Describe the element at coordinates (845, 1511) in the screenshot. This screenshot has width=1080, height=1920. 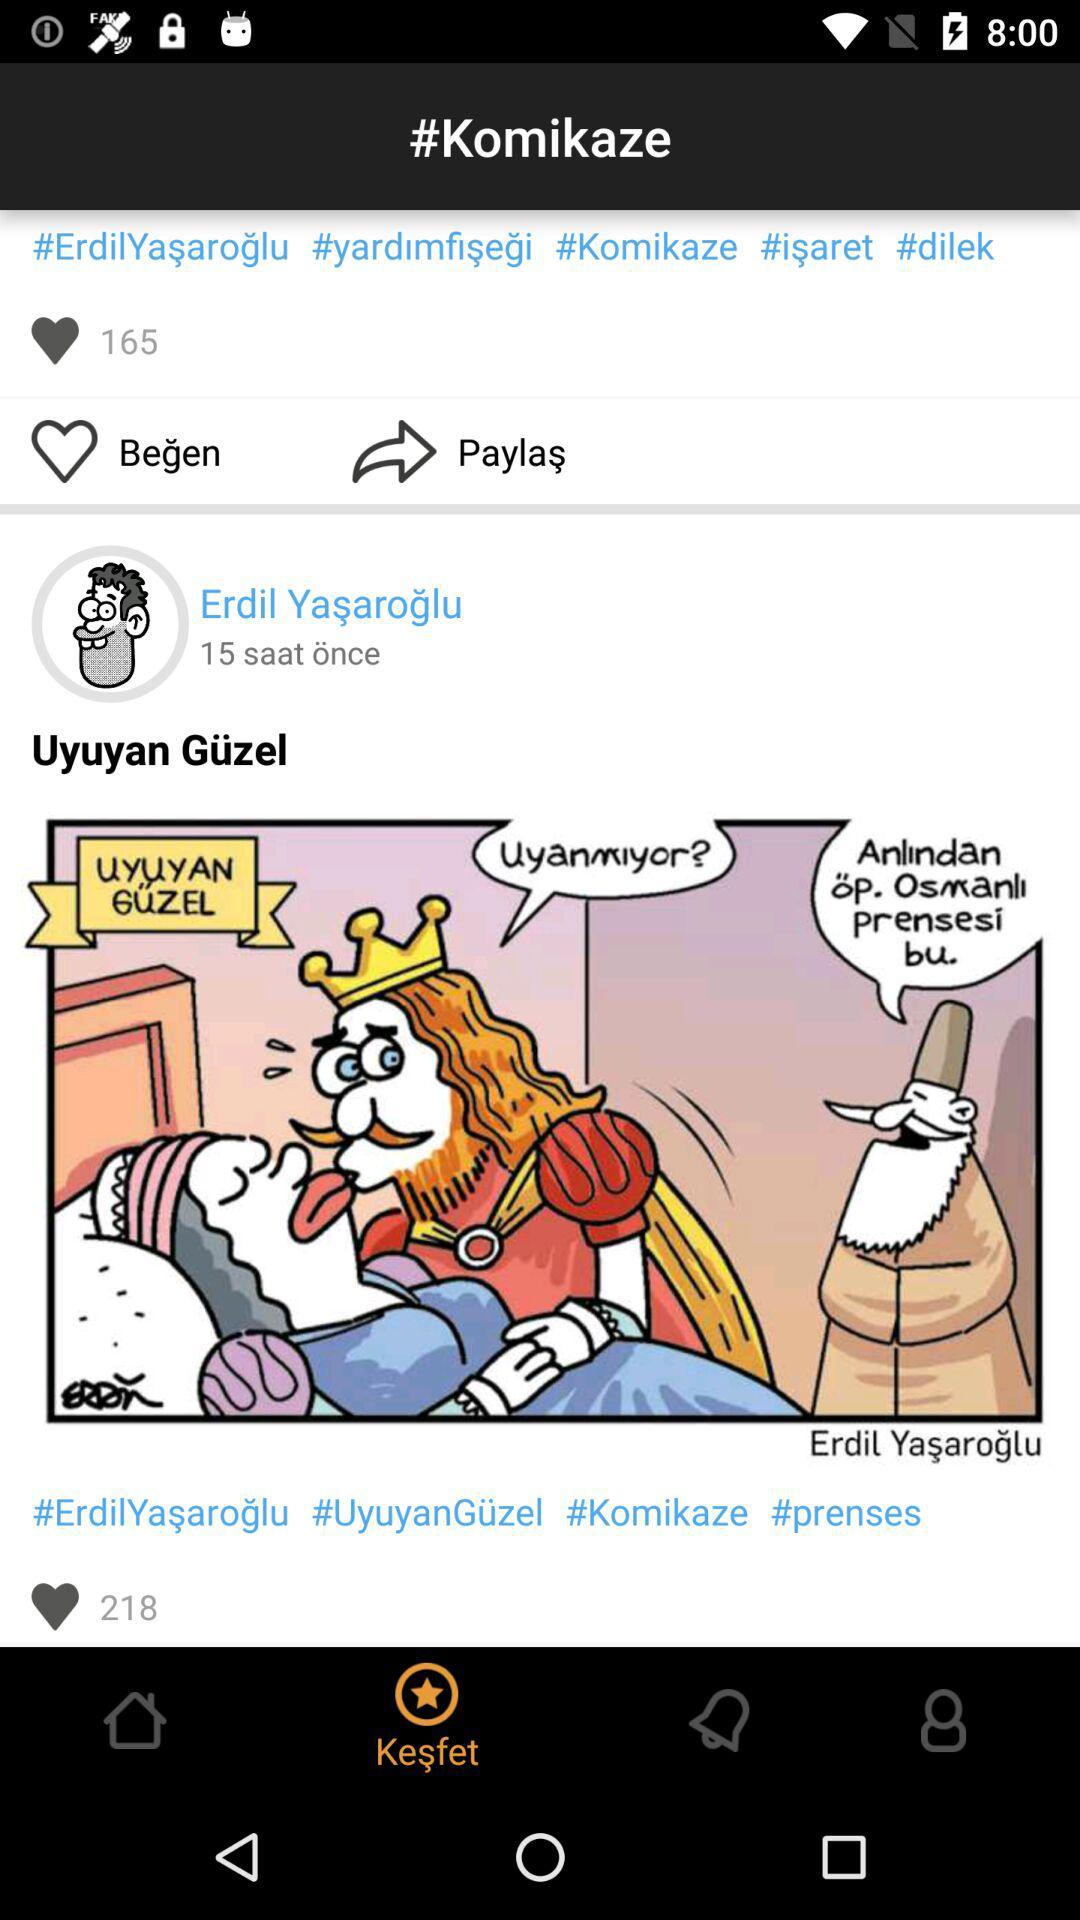
I see `#prenses icon` at that location.